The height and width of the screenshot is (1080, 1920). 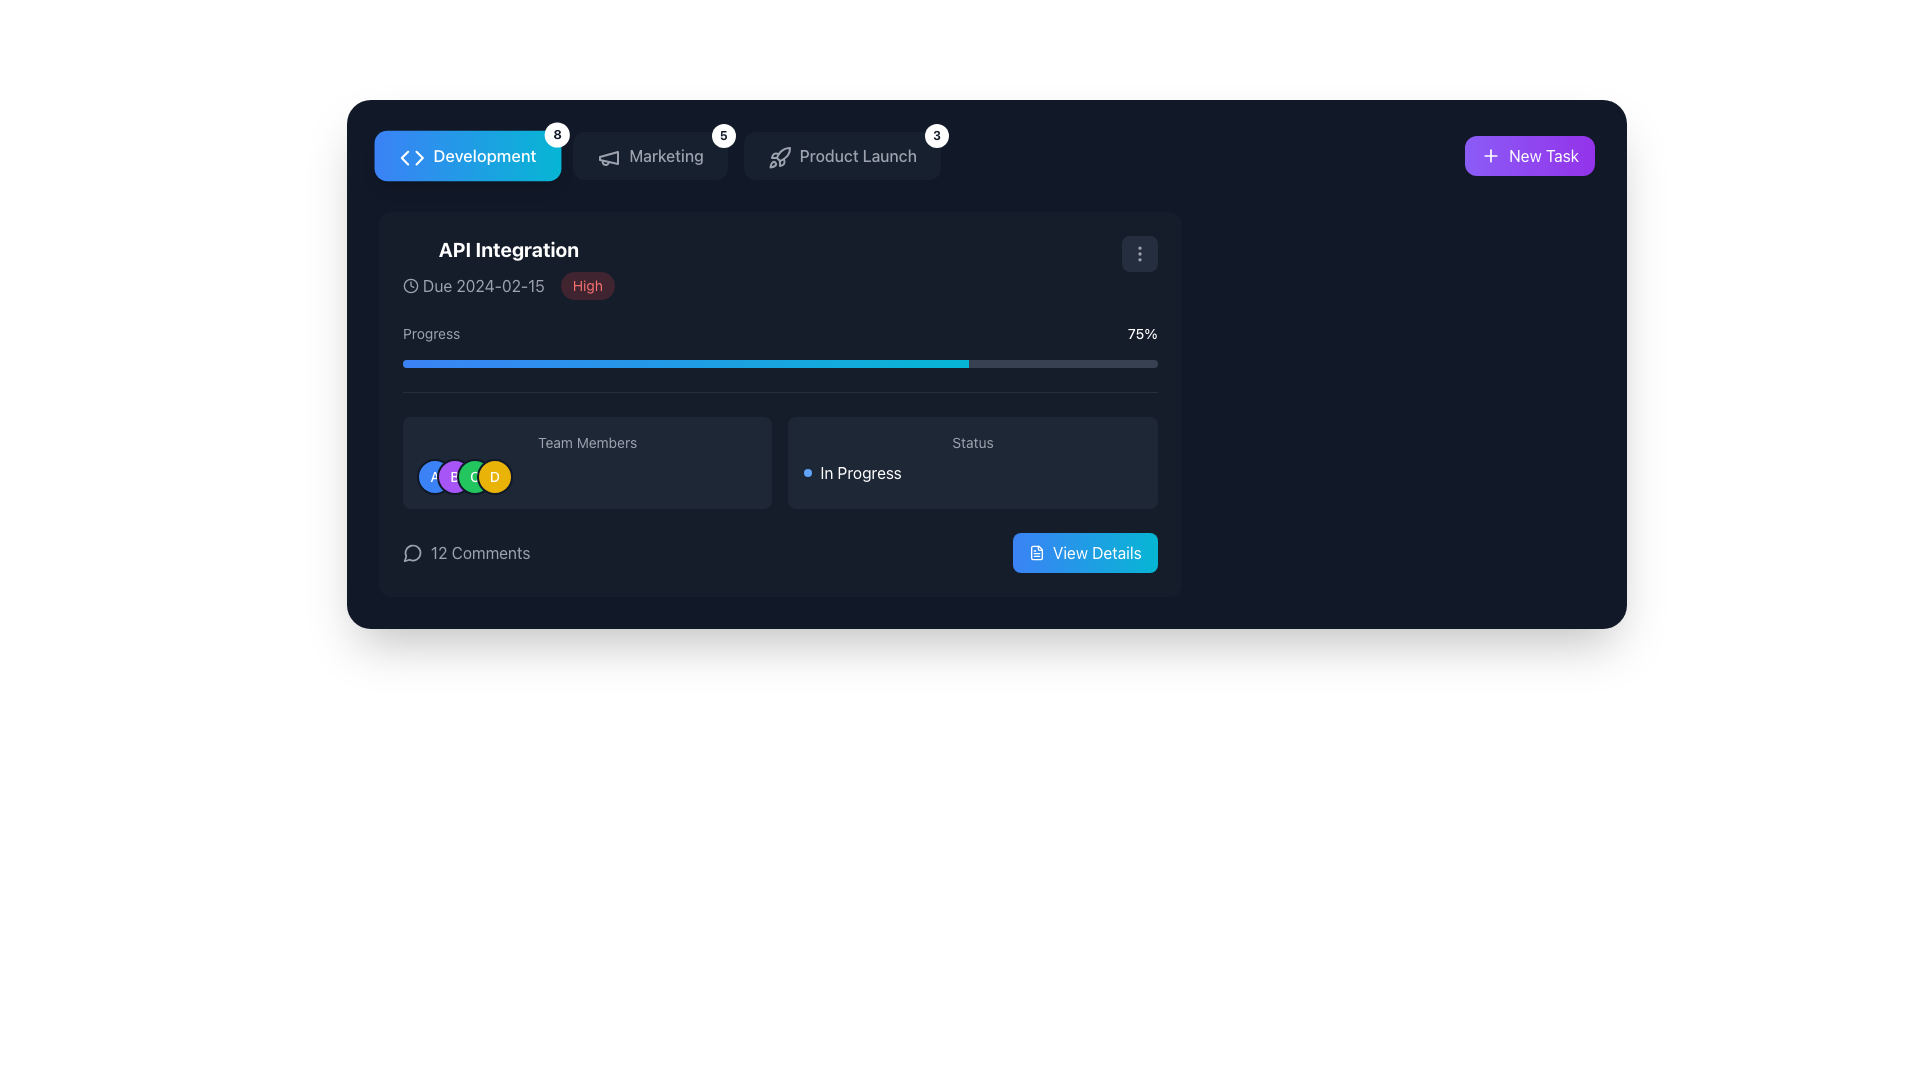 I want to click on the 'Marketing' text label element in the horizontal navigation menu if it is selectable, so click(x=666, y=154).